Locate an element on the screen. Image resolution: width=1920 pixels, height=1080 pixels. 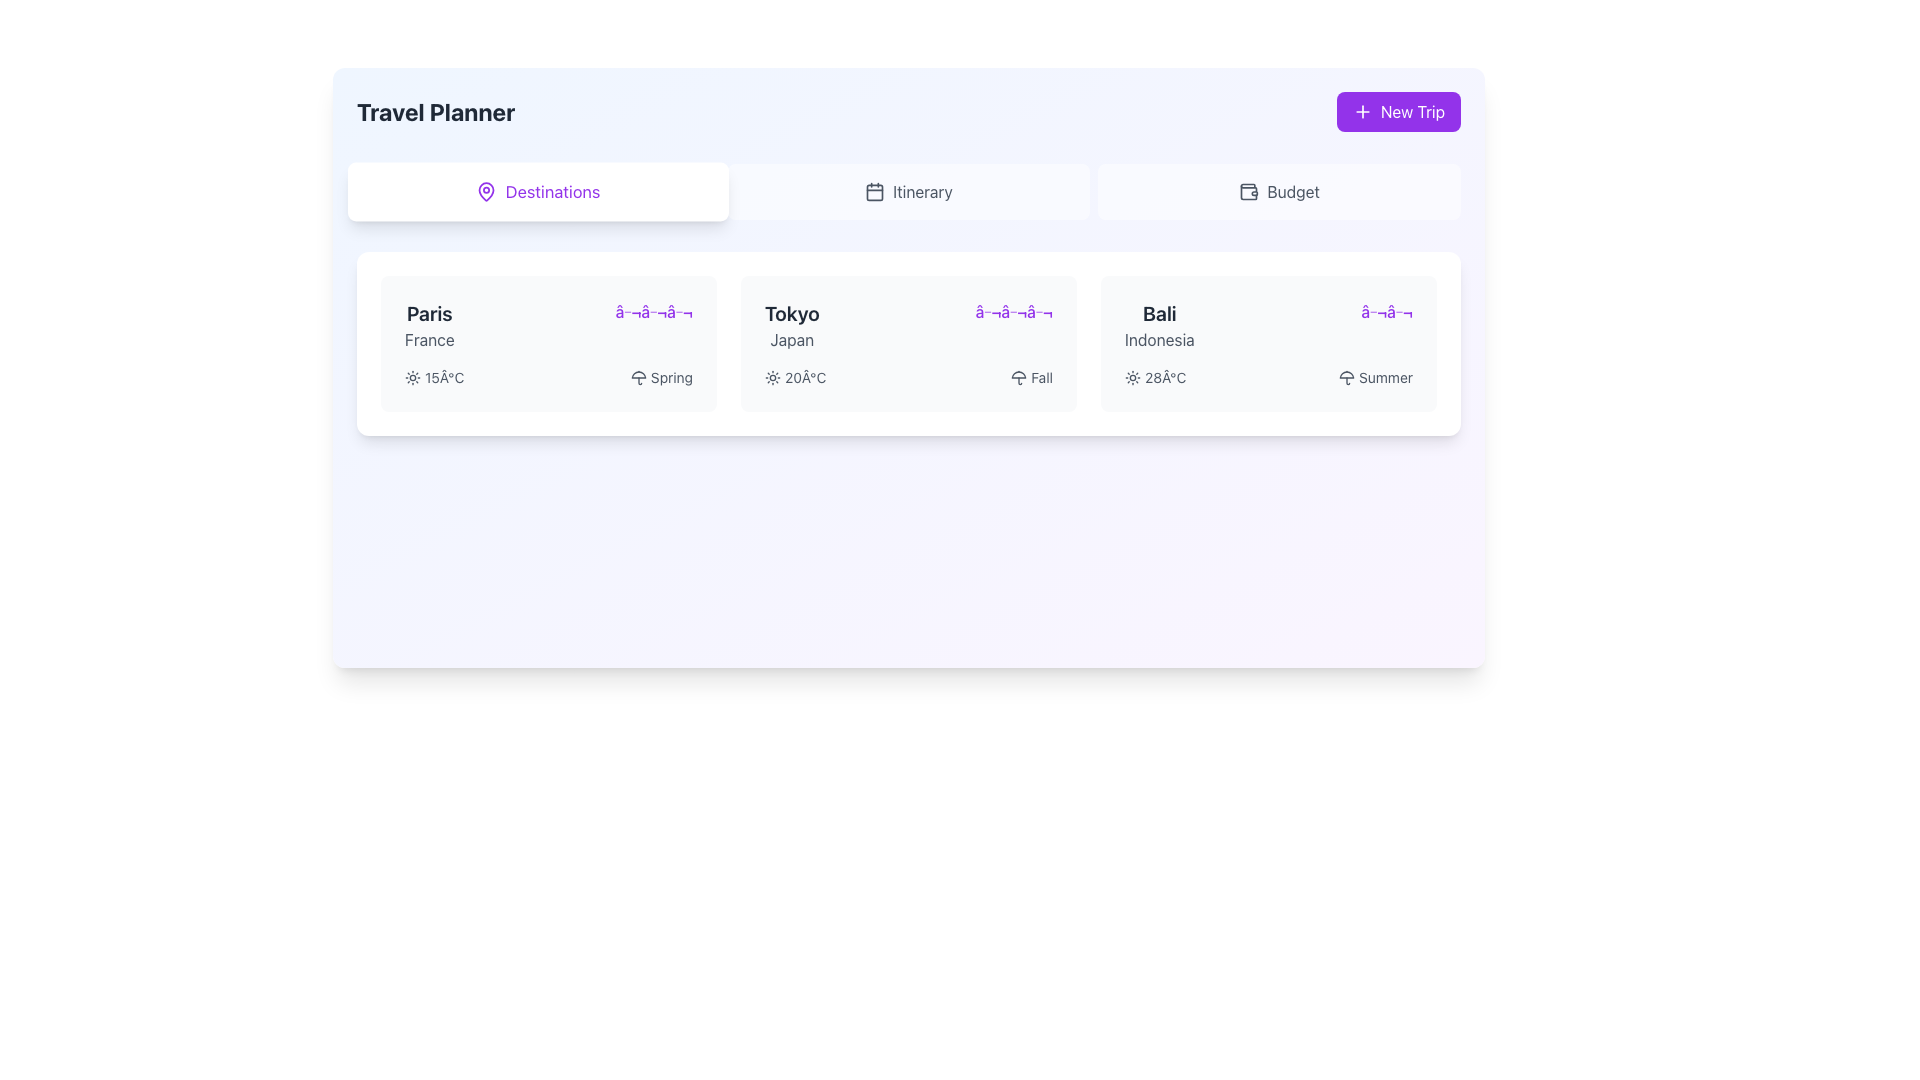
the 'Budget' button located under the 'Travel Planner' header is located at coordinates (1278, 192).